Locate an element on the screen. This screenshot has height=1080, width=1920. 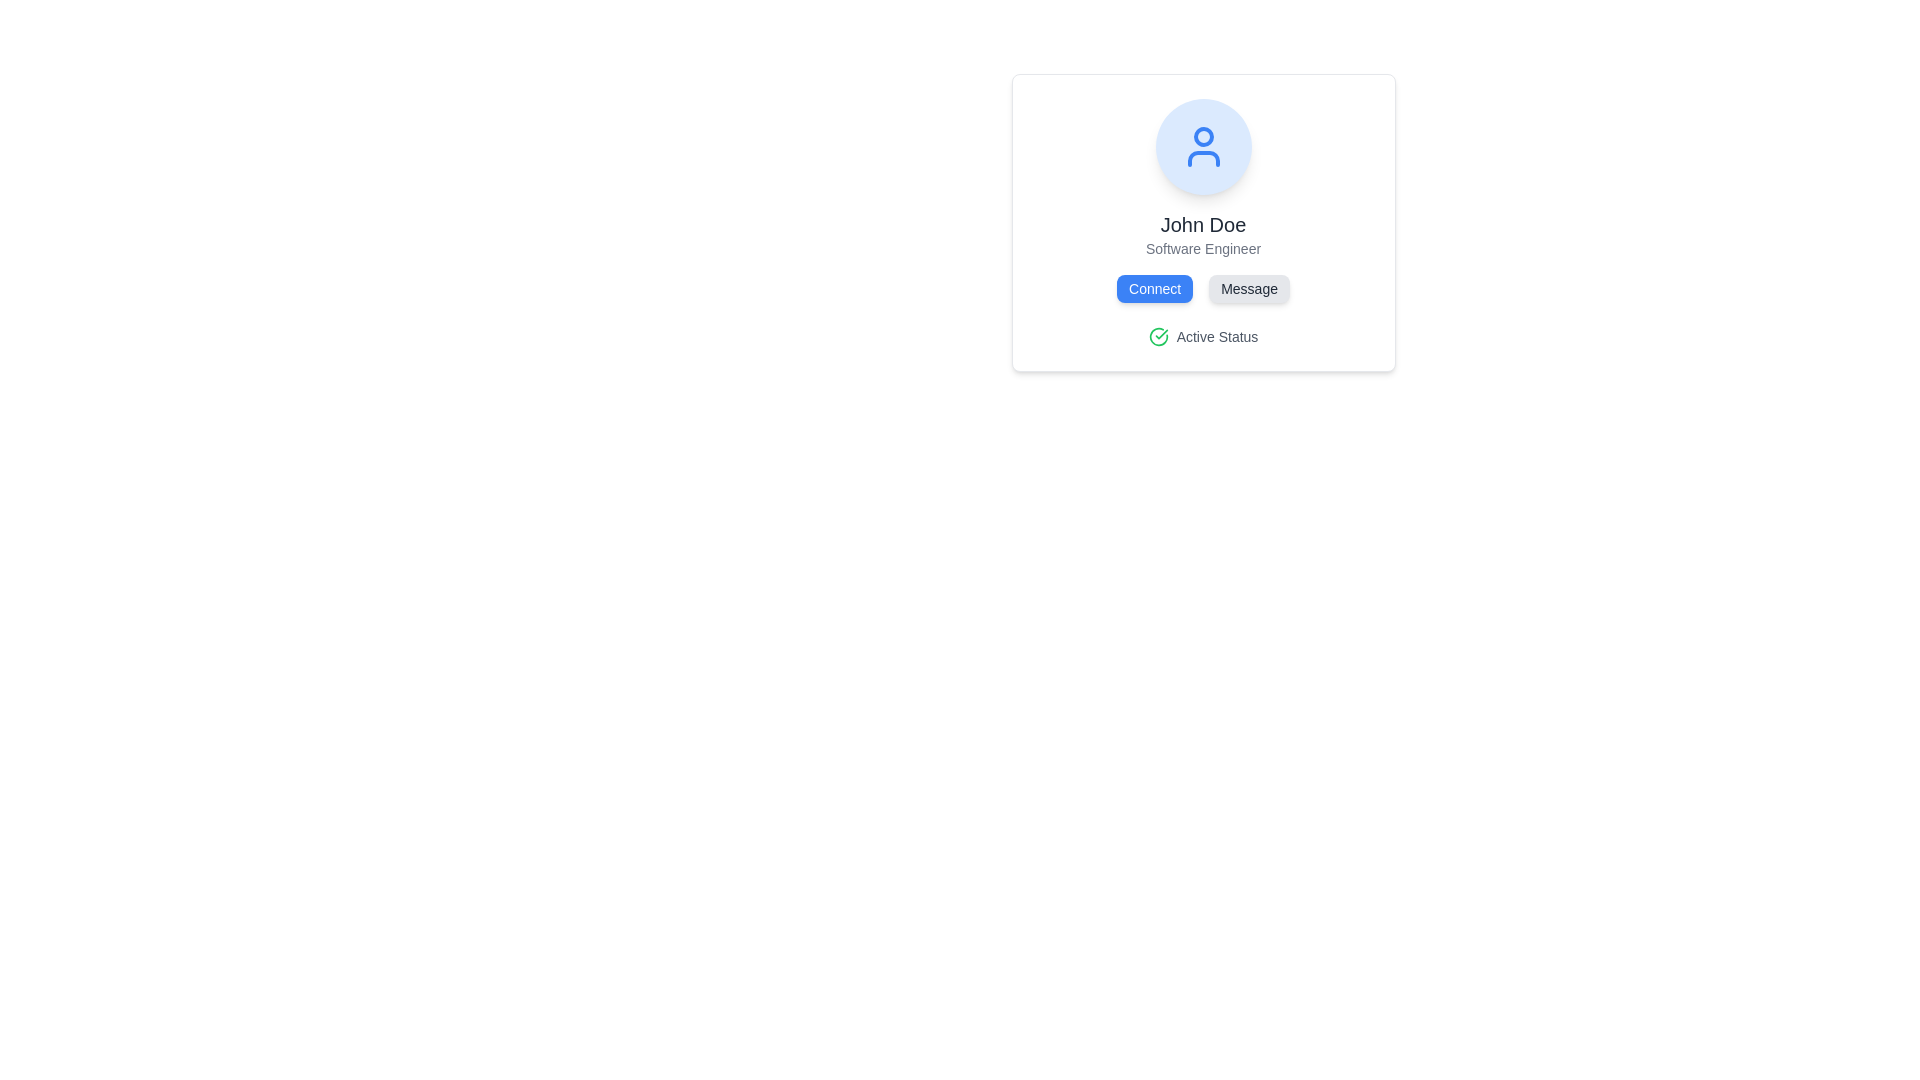
the profile header text display that shows the user's full name and professional title, which is located below the avatar icon and above the 'Connect' and 'Message' buttons is located at coordinates (1202, 234).